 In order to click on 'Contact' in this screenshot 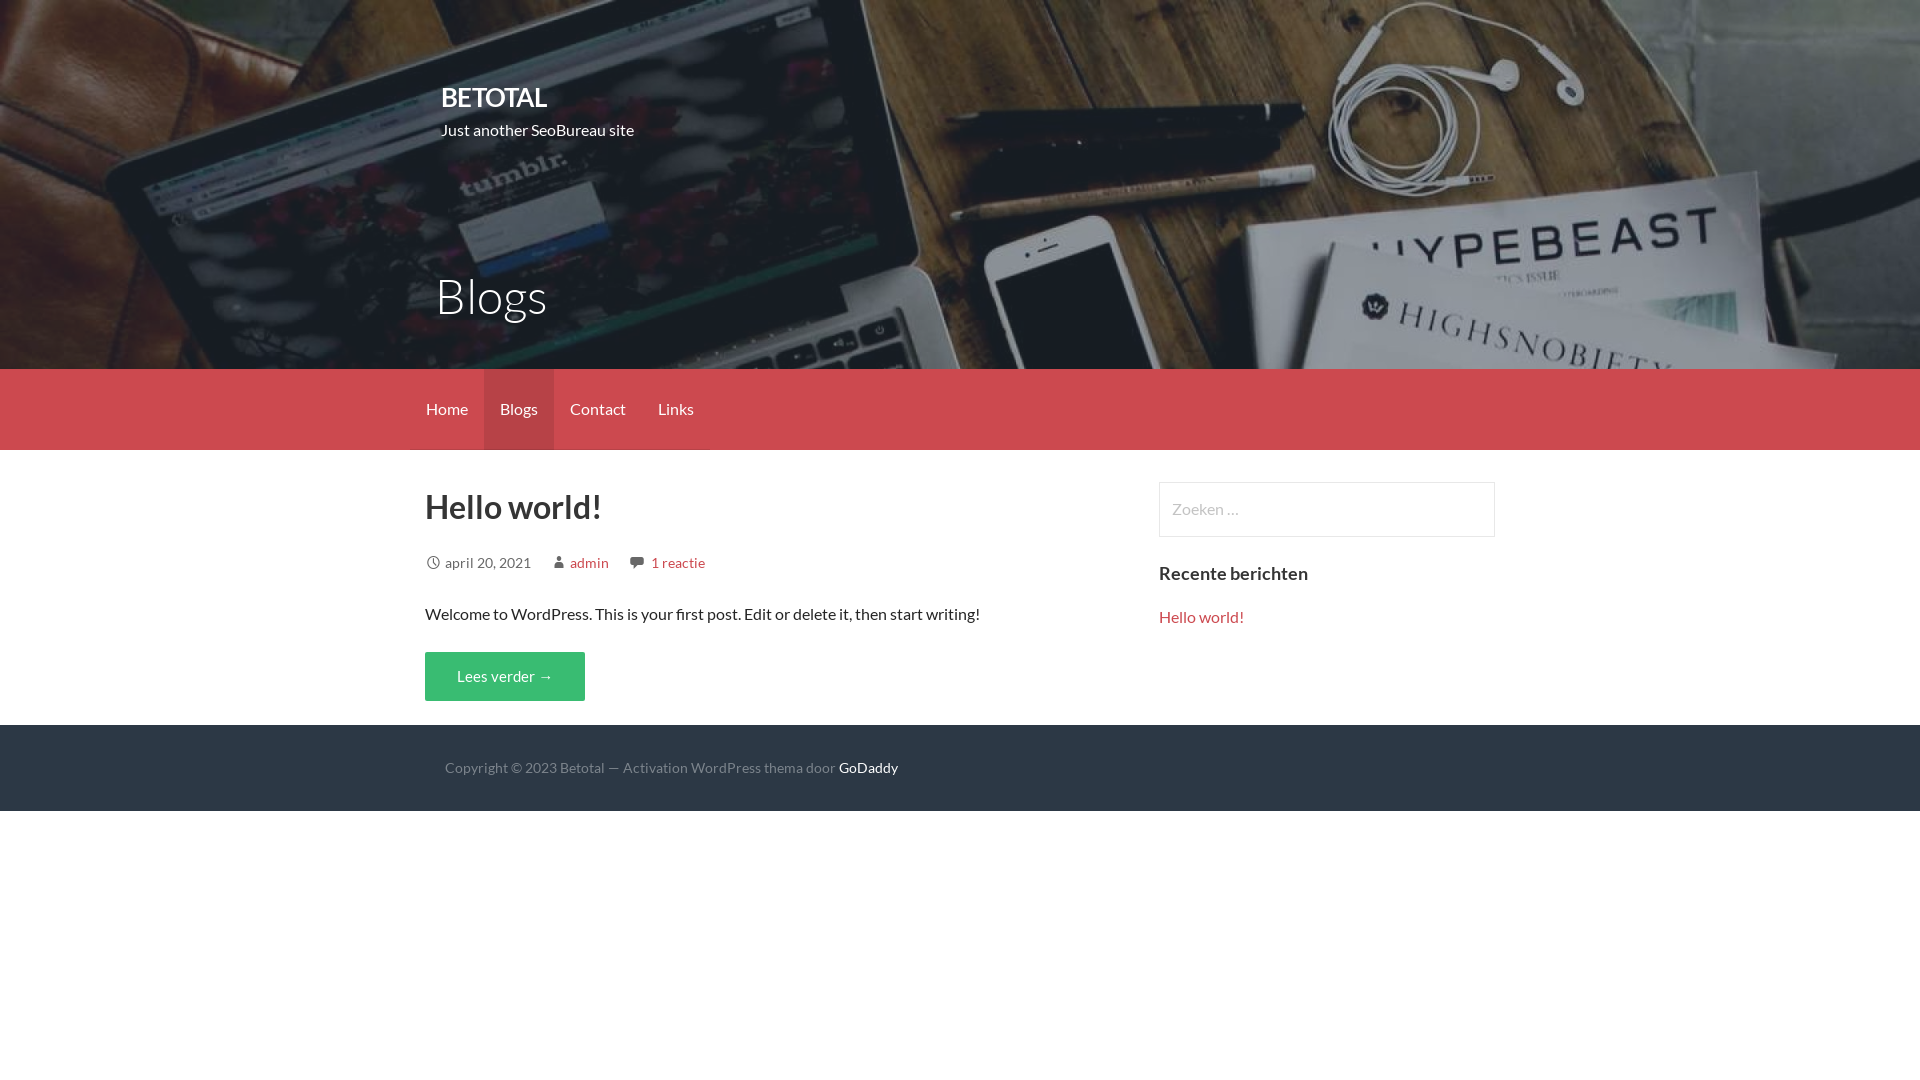, I will do `click(597, 408)`.